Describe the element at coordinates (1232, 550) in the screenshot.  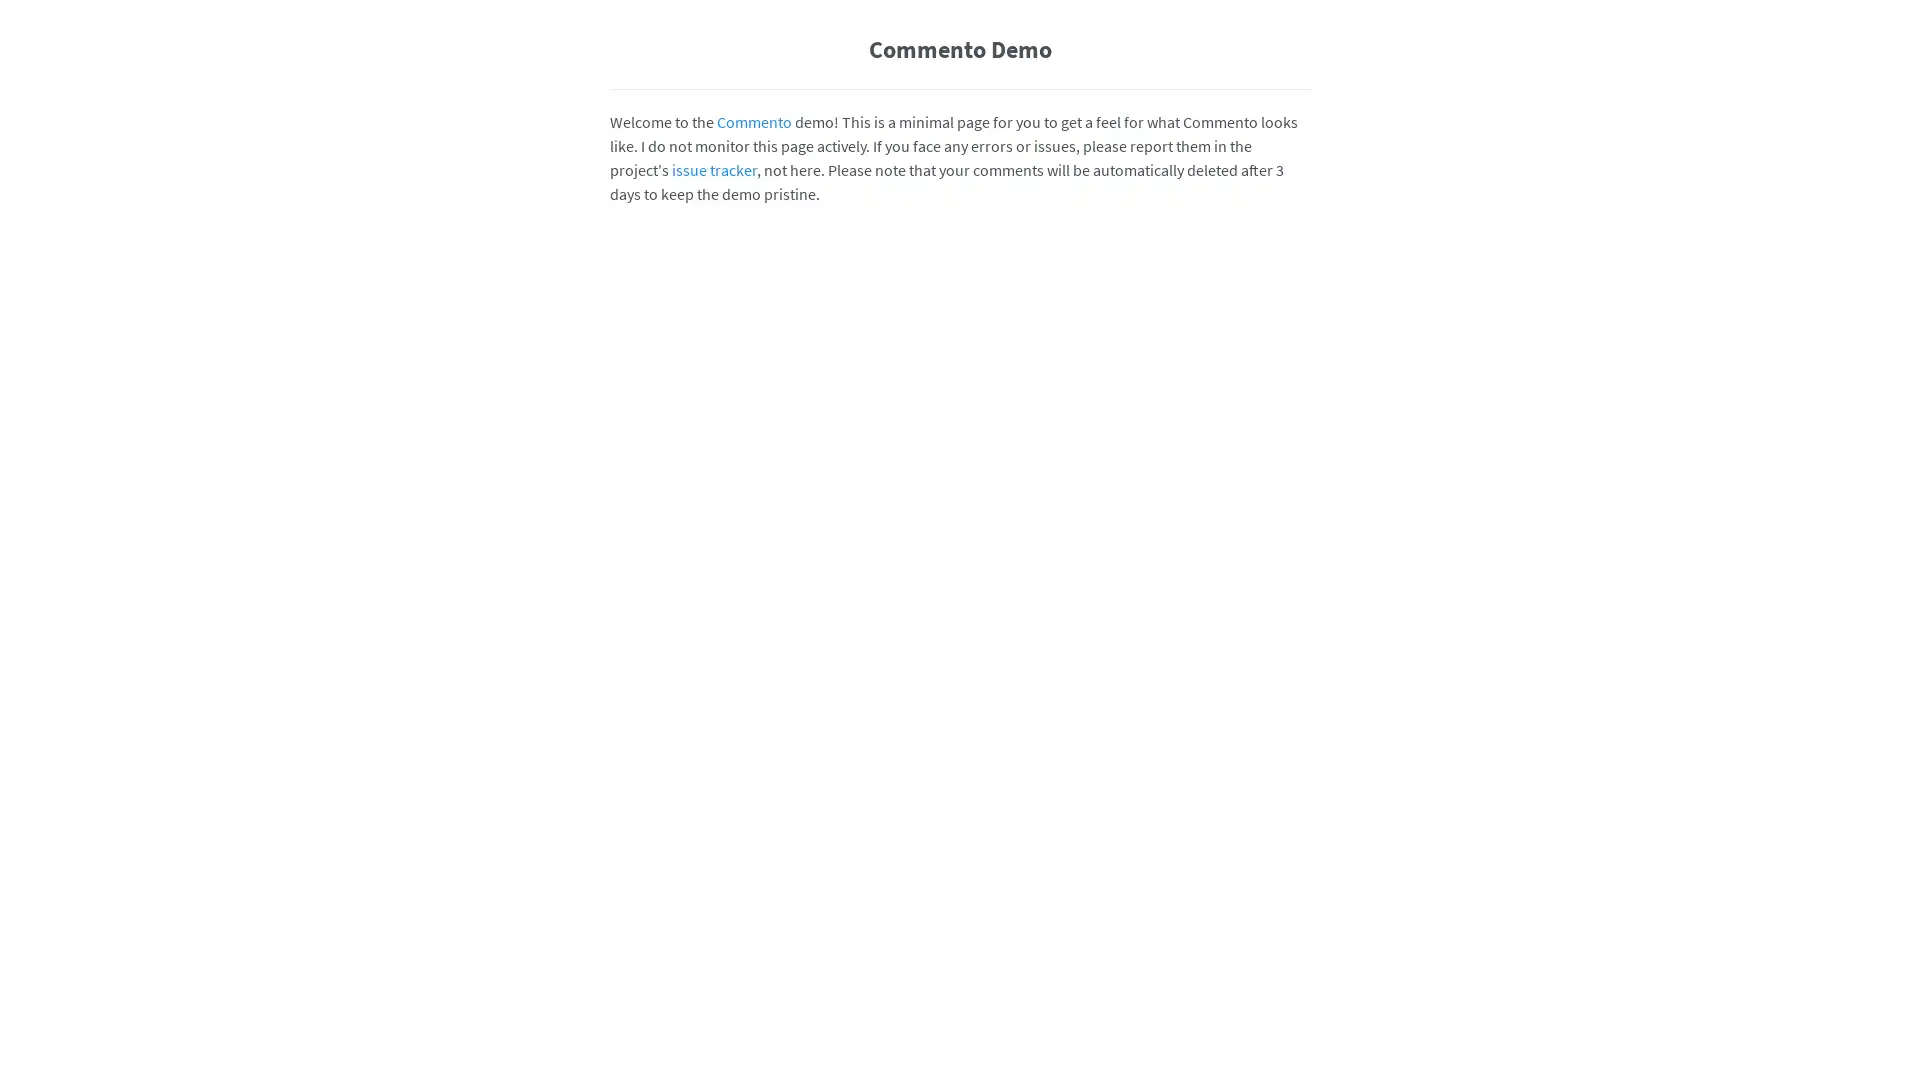
I see `Upvote` at that location.